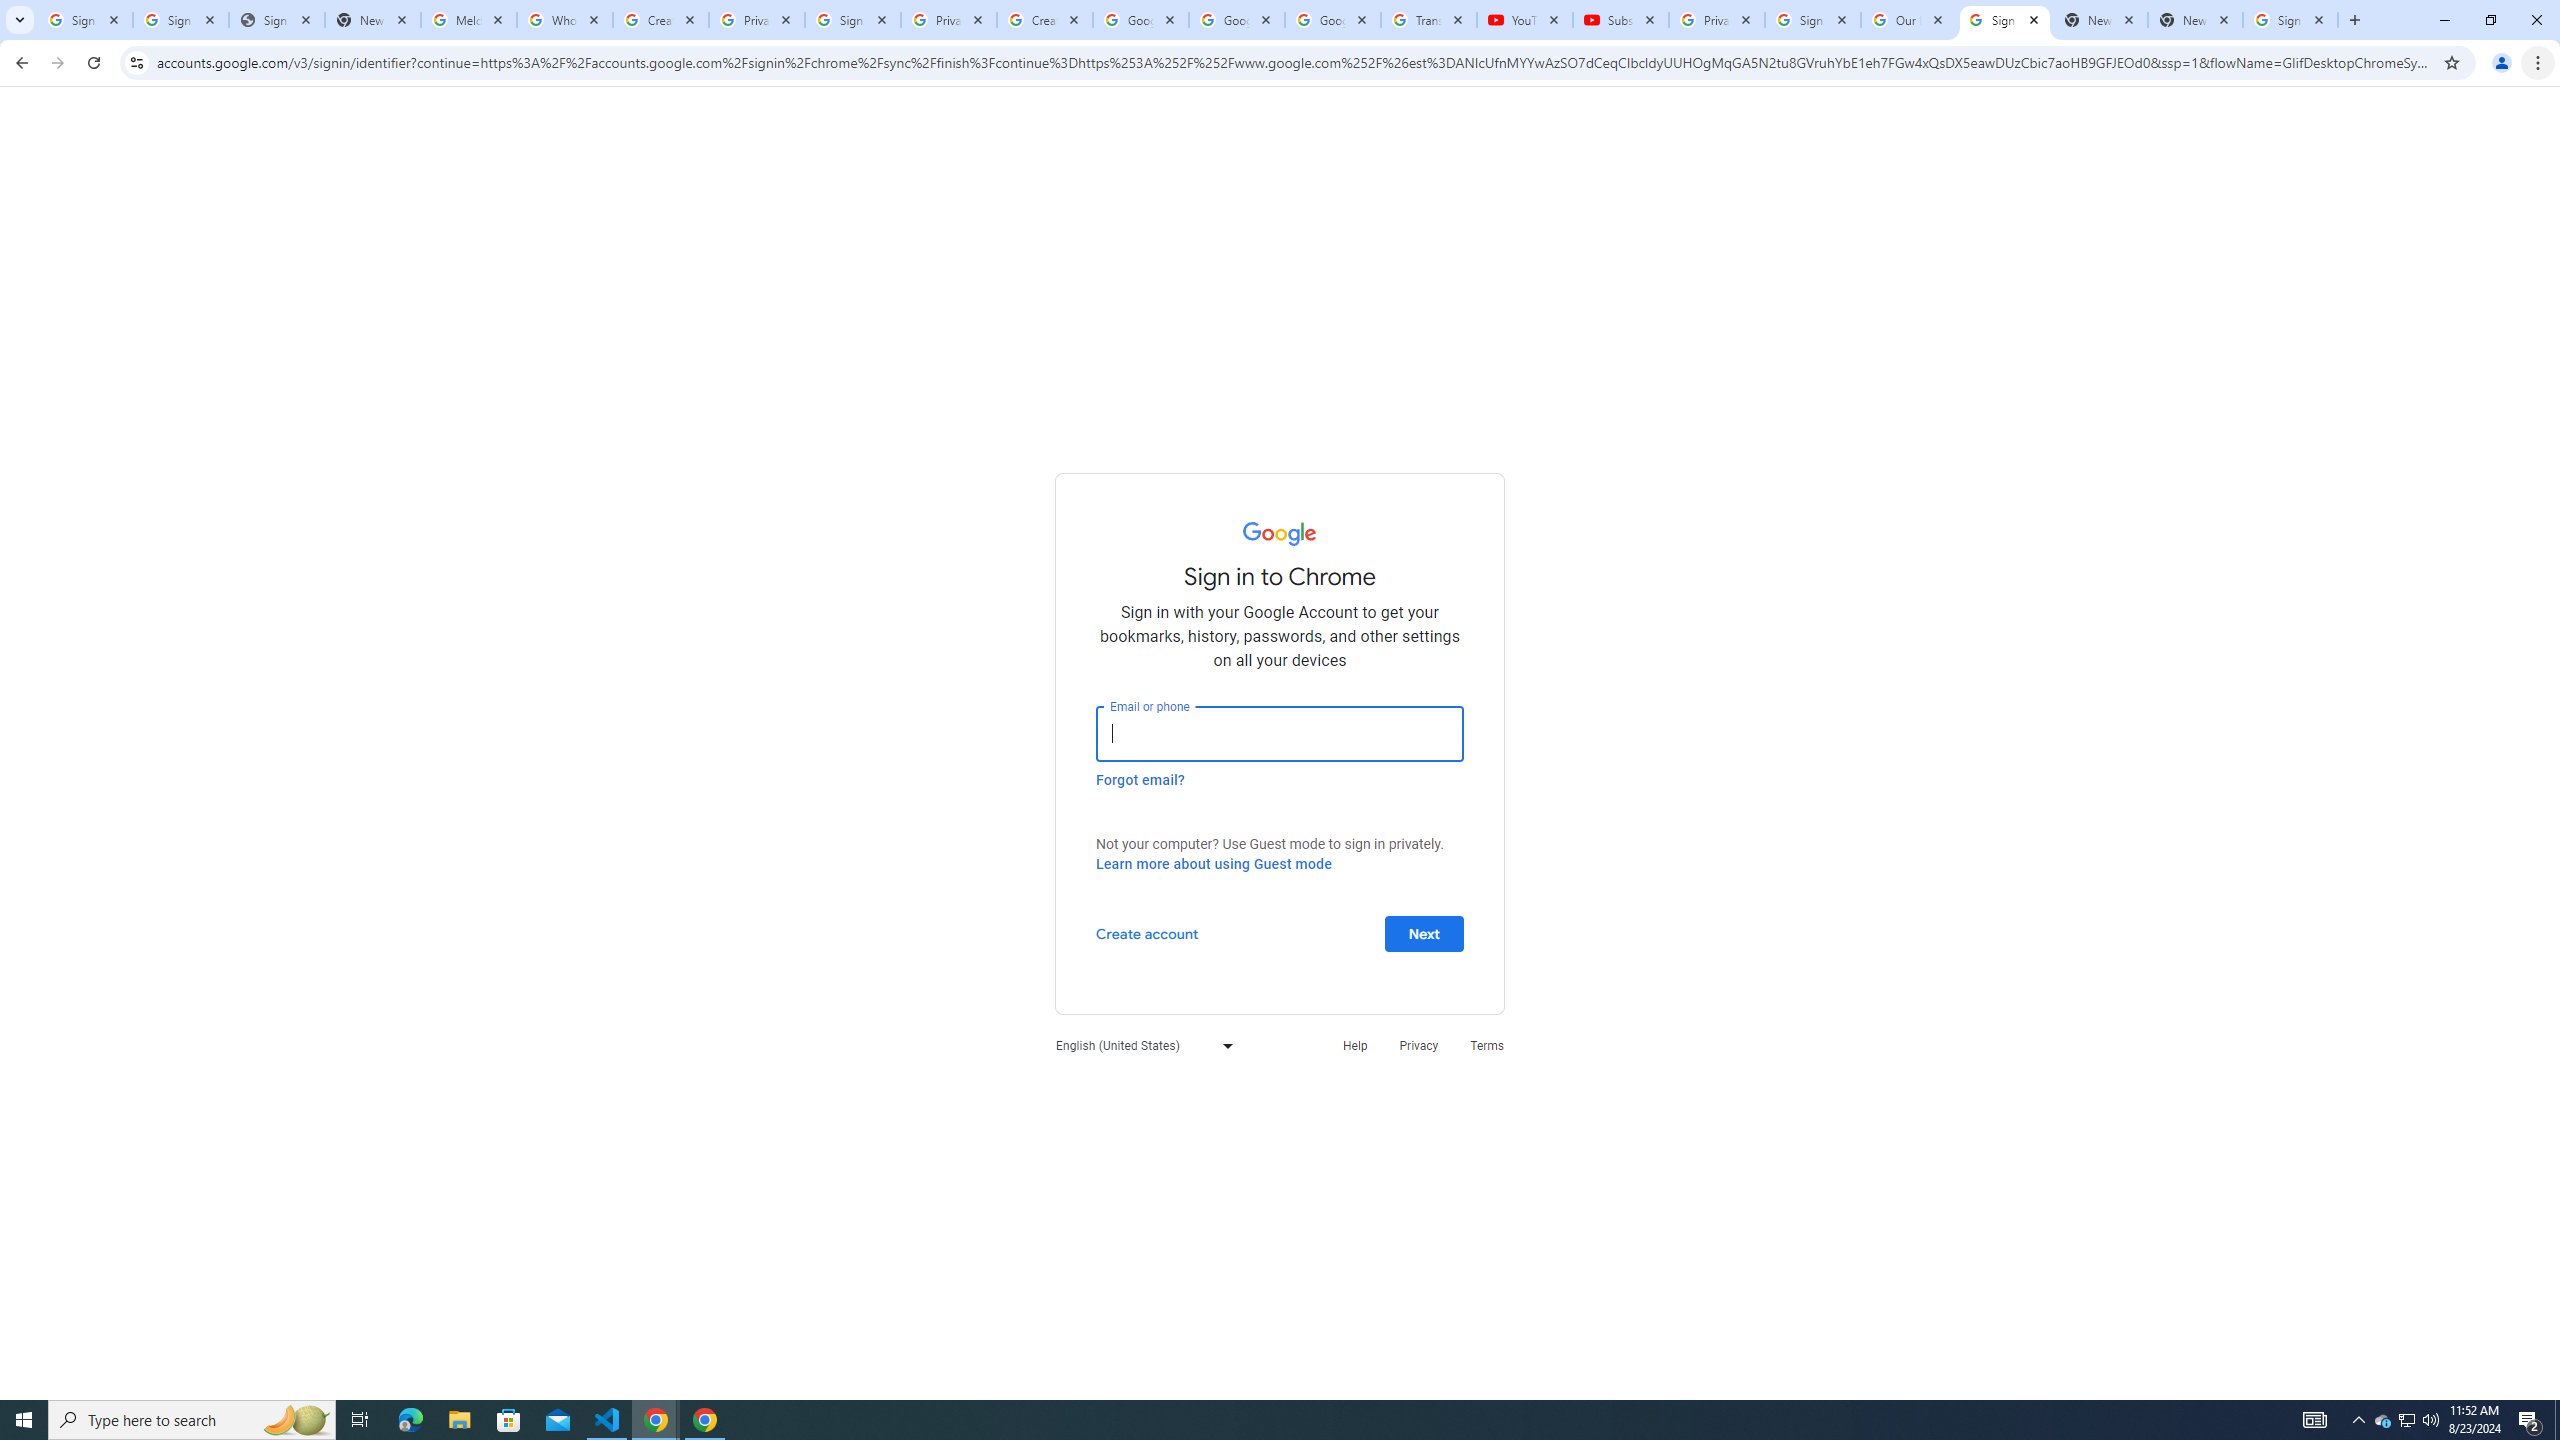 The width and height of the screenshot is (2560, 1440). I want to click on 'English (United States)', so click(1138, 1045).